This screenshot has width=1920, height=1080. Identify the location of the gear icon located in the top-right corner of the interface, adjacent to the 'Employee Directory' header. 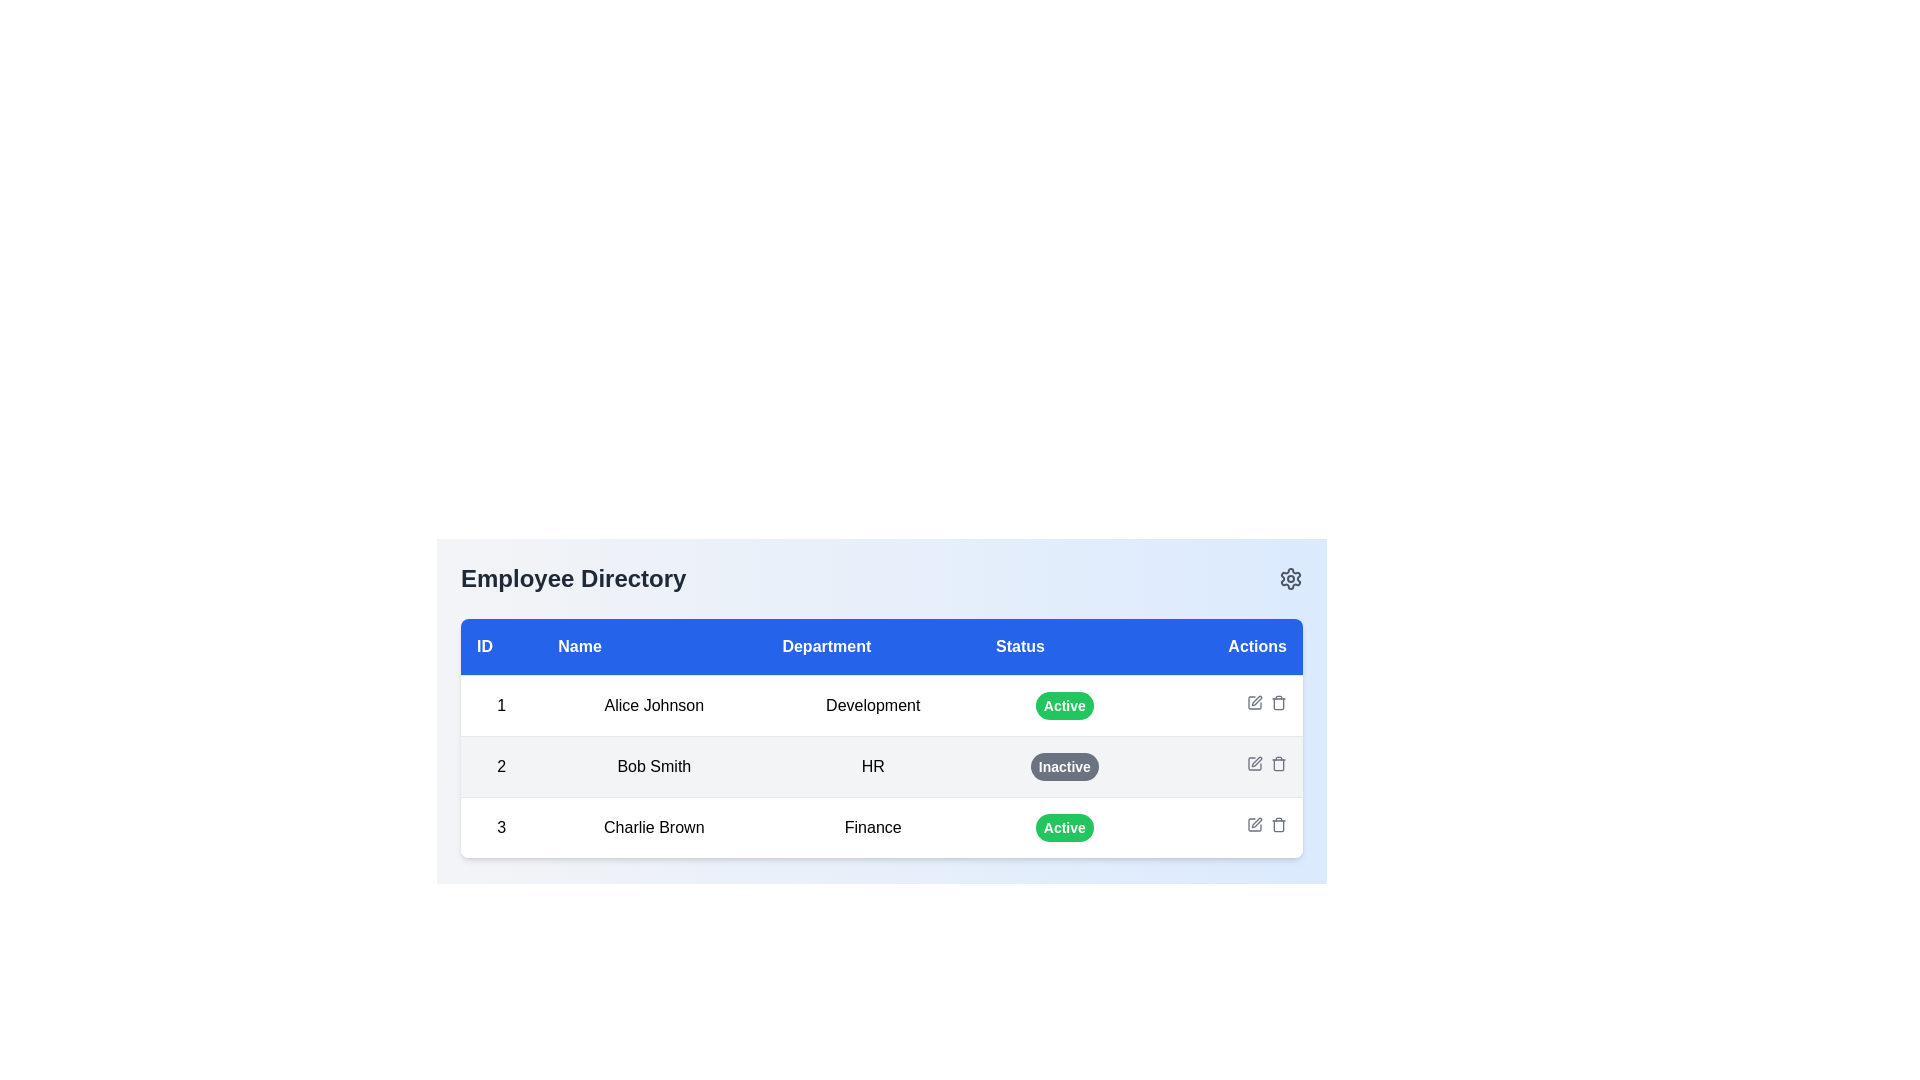
(1291, 578).